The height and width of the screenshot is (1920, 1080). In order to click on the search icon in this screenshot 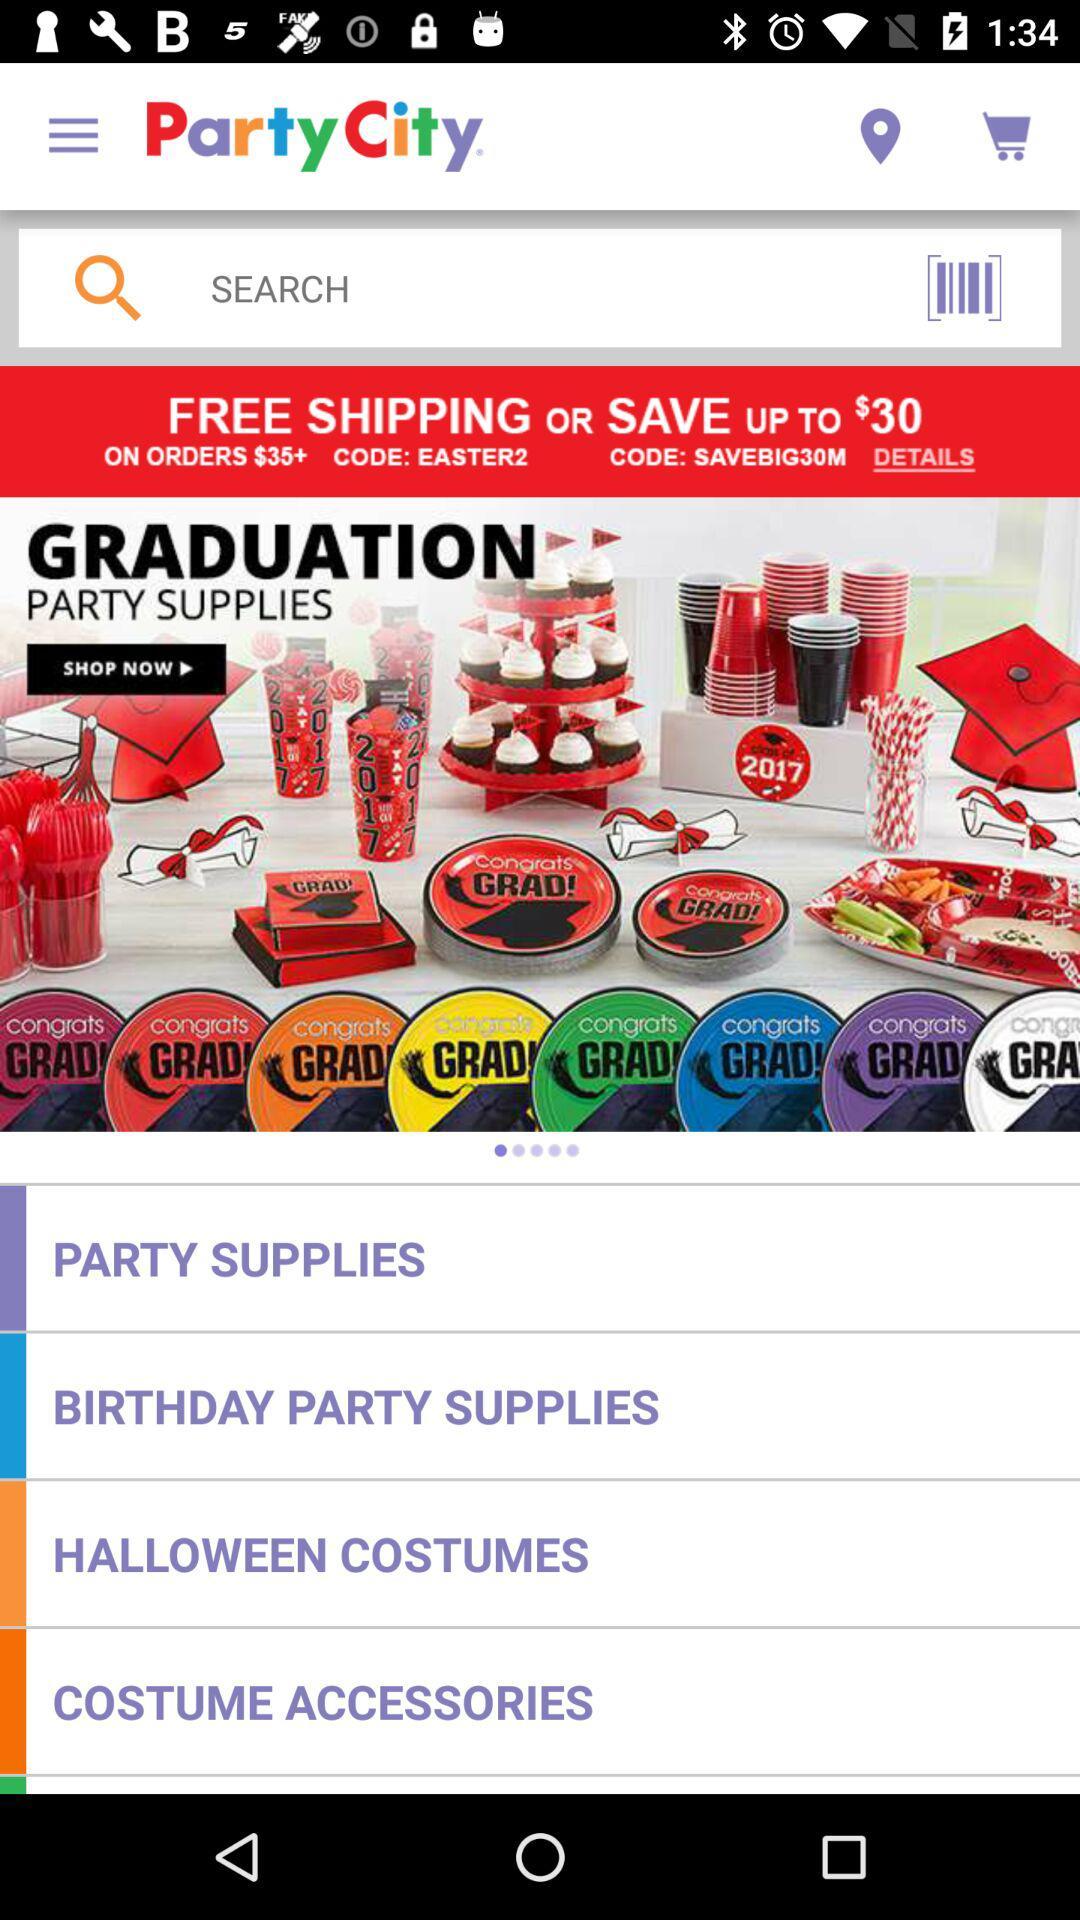, I will do `click(108, 287)`.